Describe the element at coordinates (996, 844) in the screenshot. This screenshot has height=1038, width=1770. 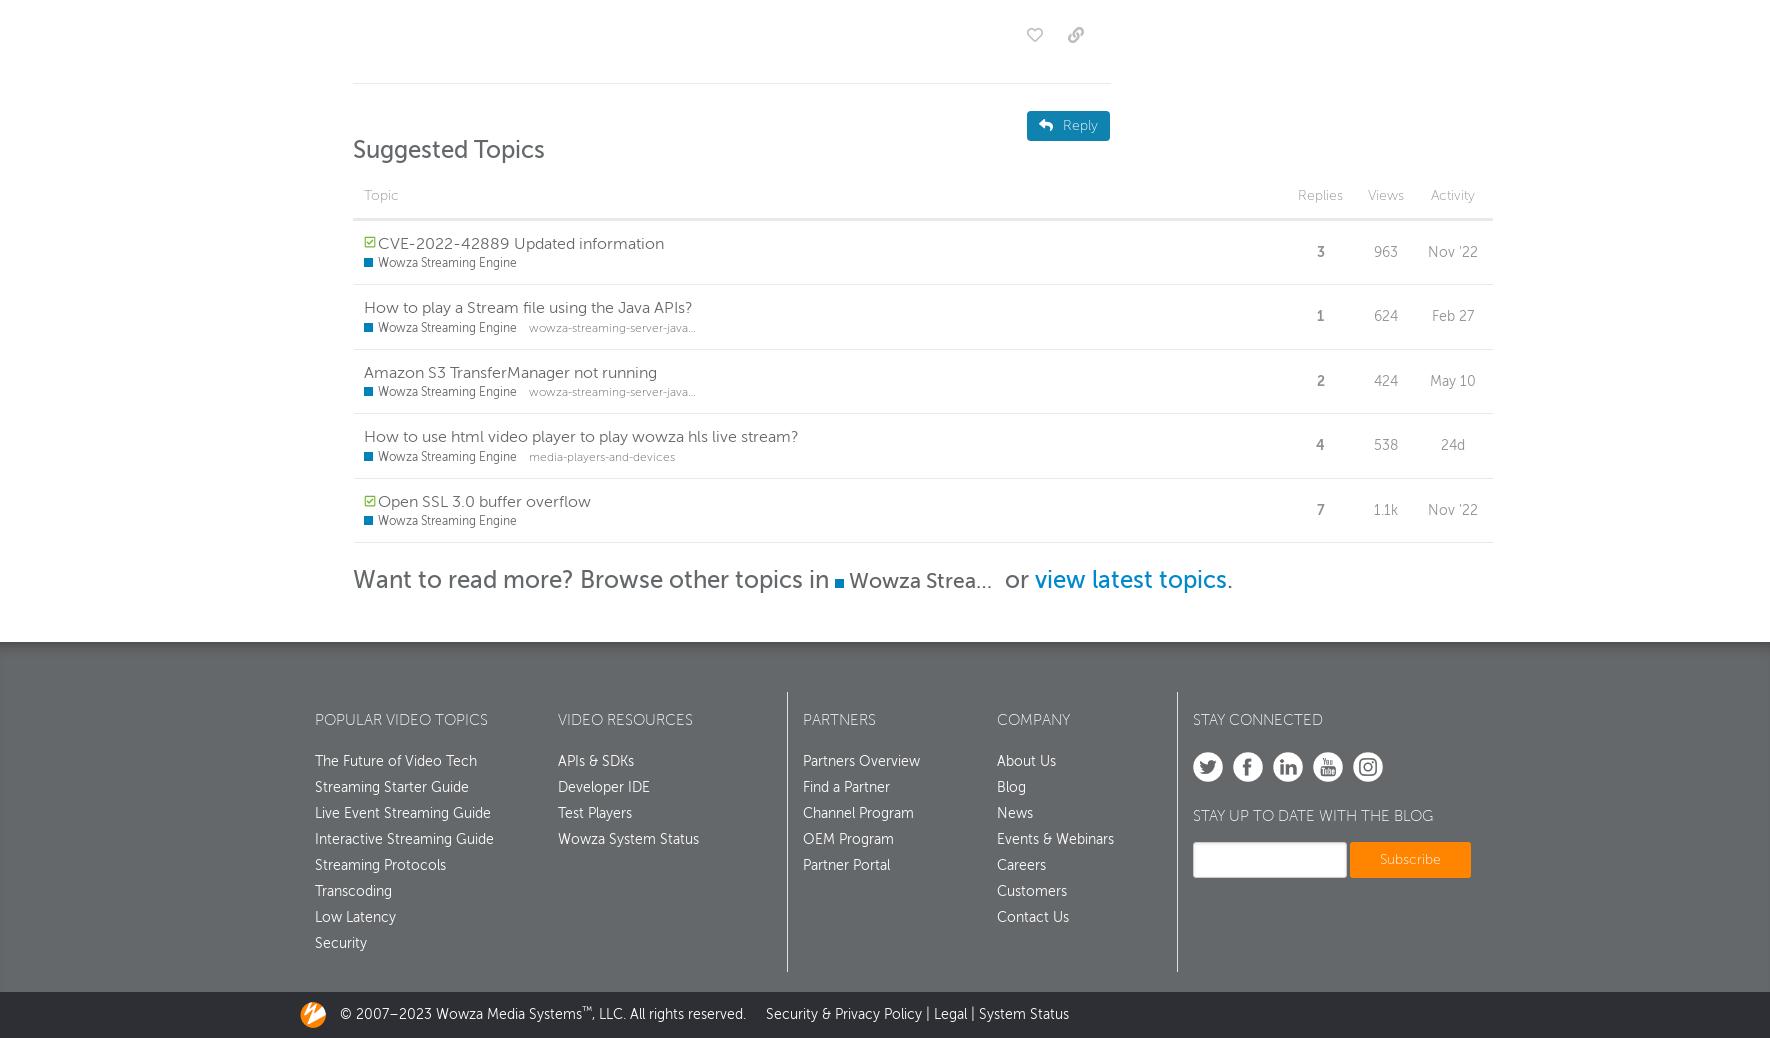
I see `'Events & Webinars'` at that location.